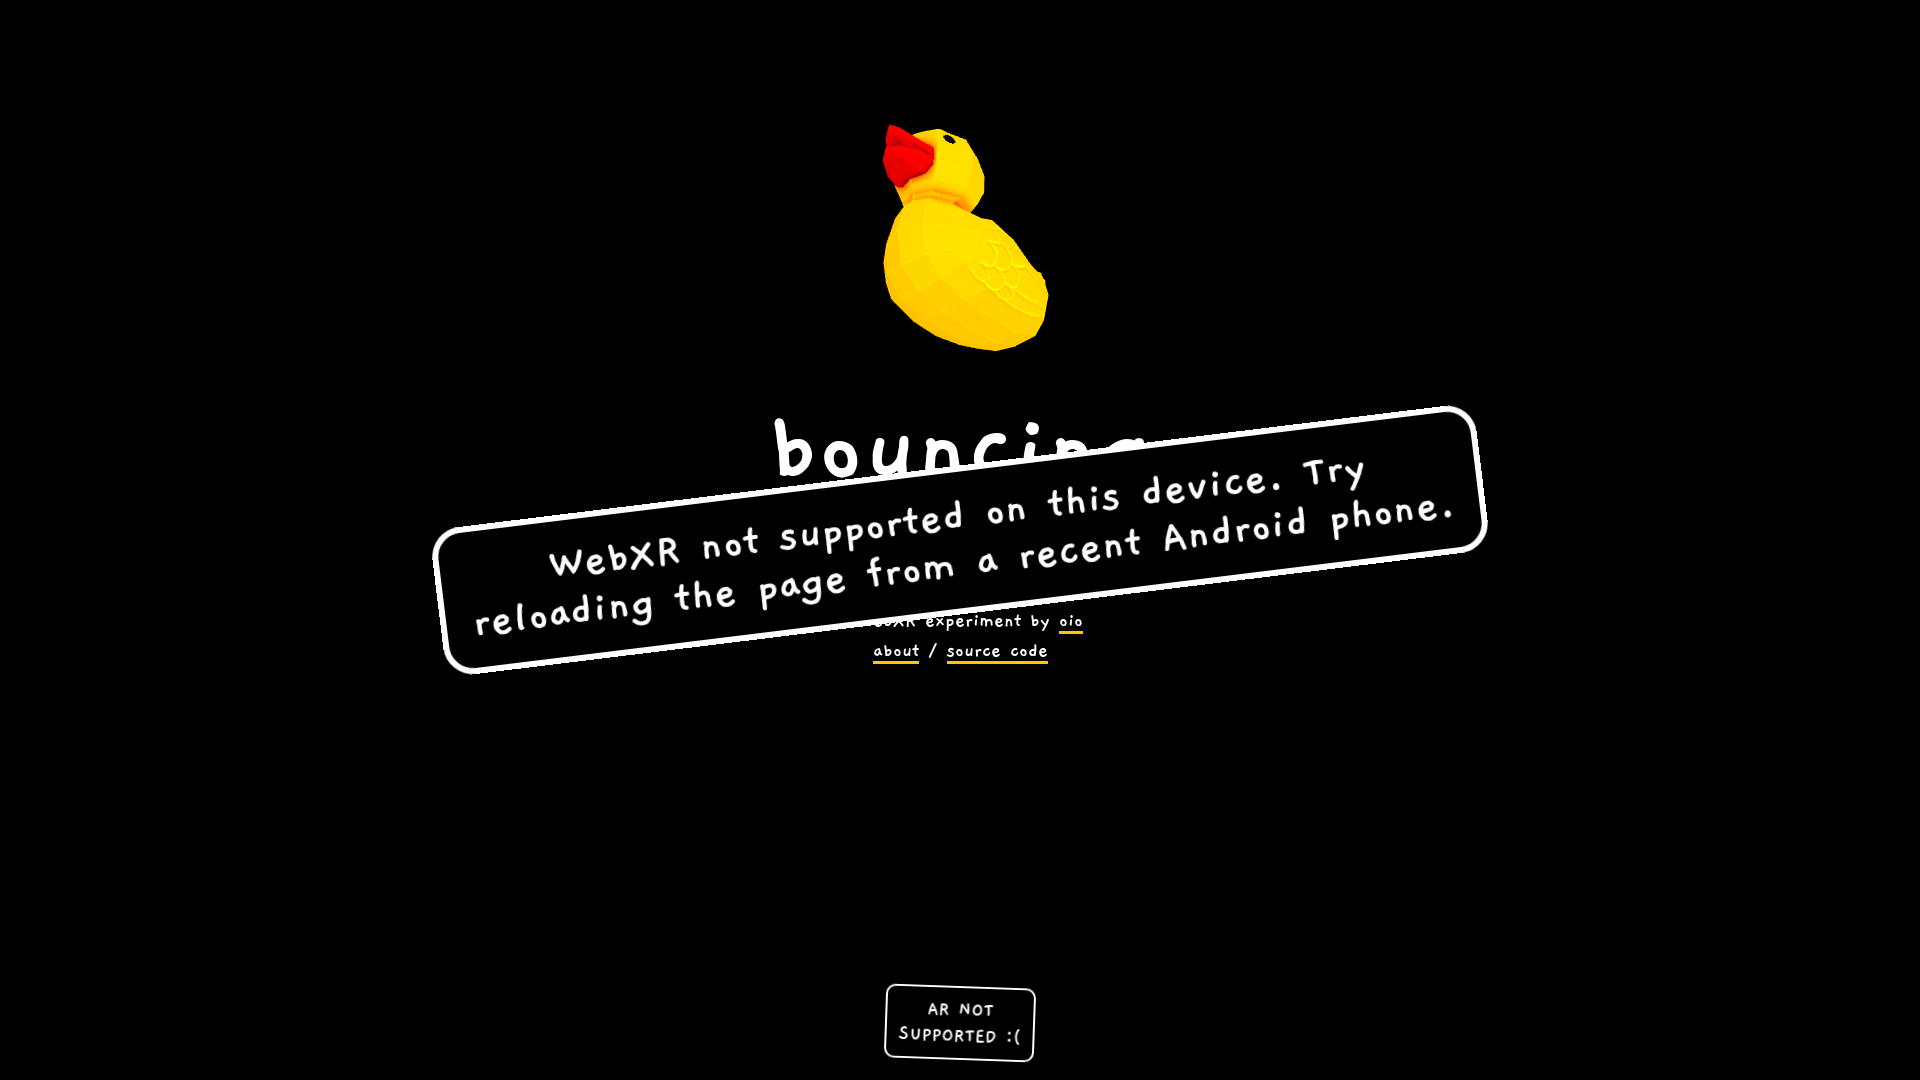  What do you see at coordinates (893, 651) in the screenshot?
I see `'about'` at bounding box center [893, 651].